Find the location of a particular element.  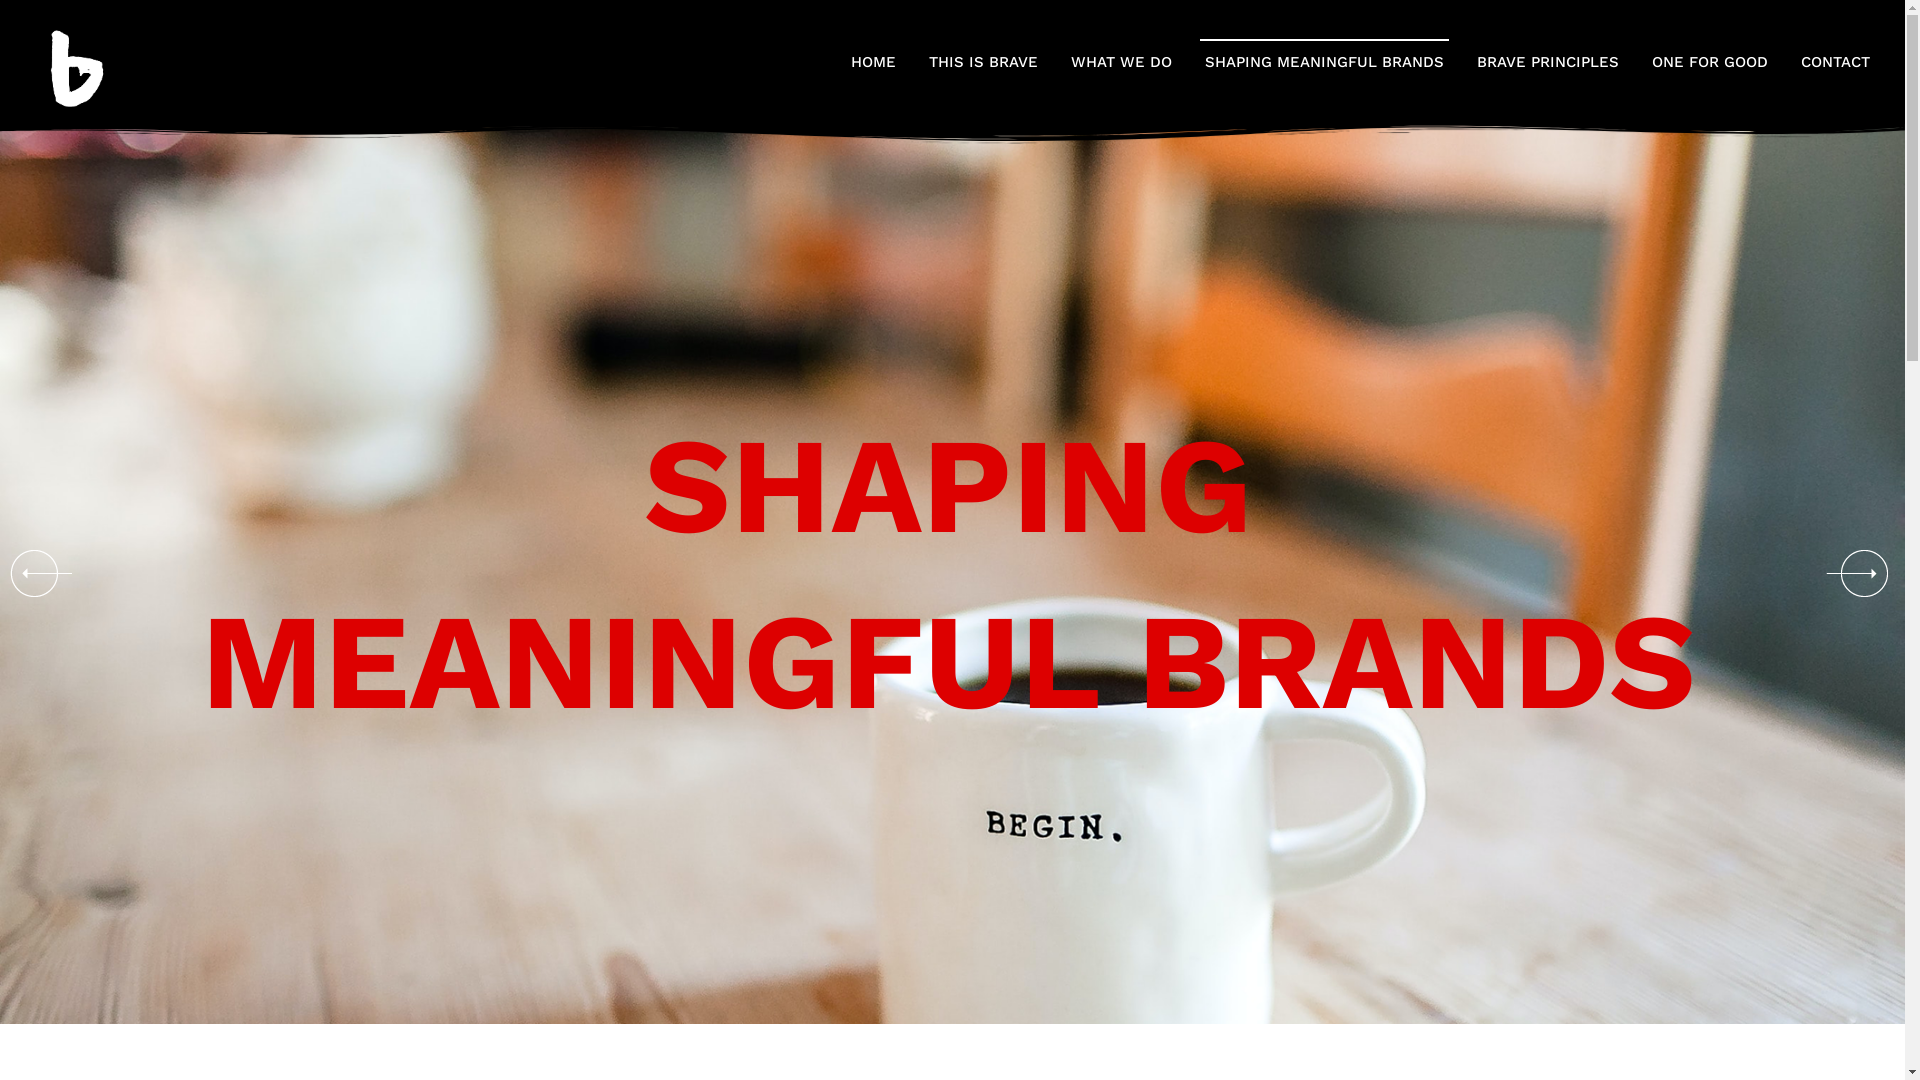

'HOME' is located at coordinates (873, 60).